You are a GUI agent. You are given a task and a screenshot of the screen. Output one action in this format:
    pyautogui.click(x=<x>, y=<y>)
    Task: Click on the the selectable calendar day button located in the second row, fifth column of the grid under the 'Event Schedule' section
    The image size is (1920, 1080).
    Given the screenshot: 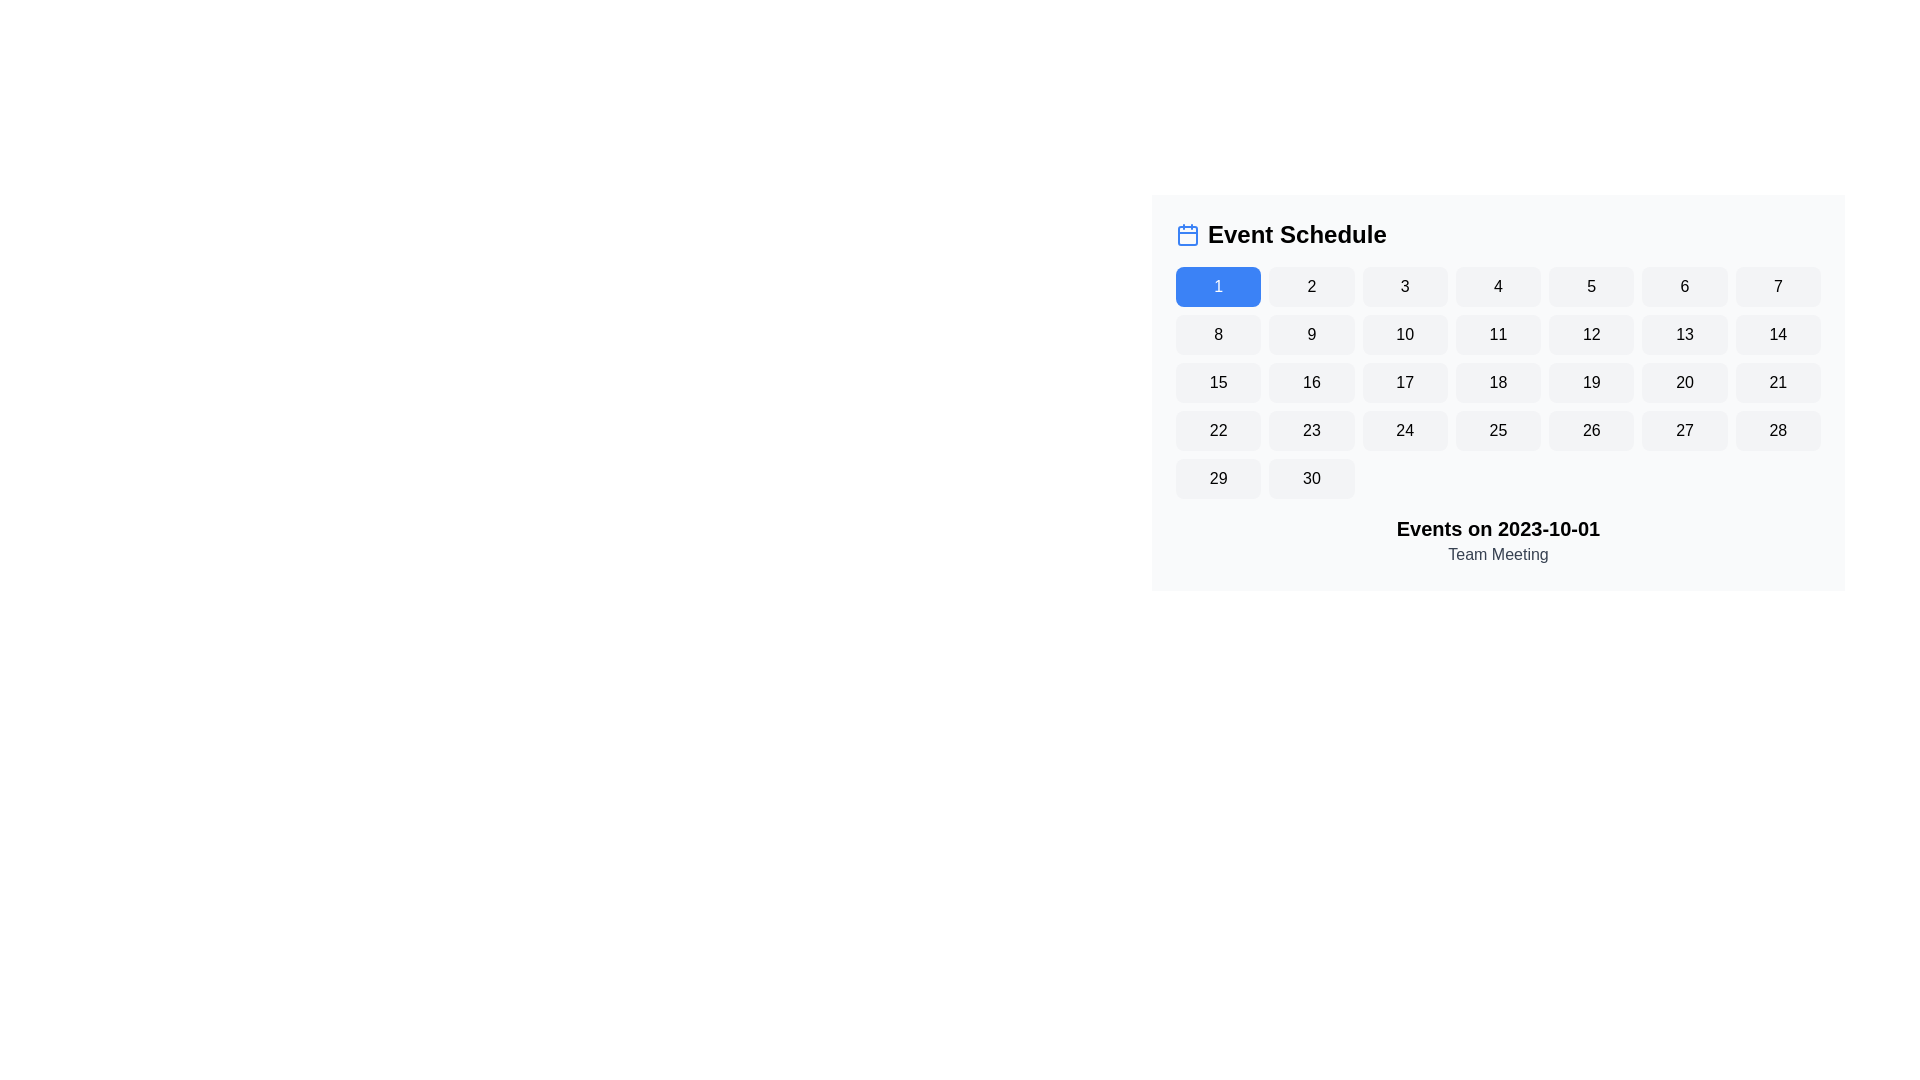 What is the action you would take?
    pyautogui.click(x=1590, y=334)
    